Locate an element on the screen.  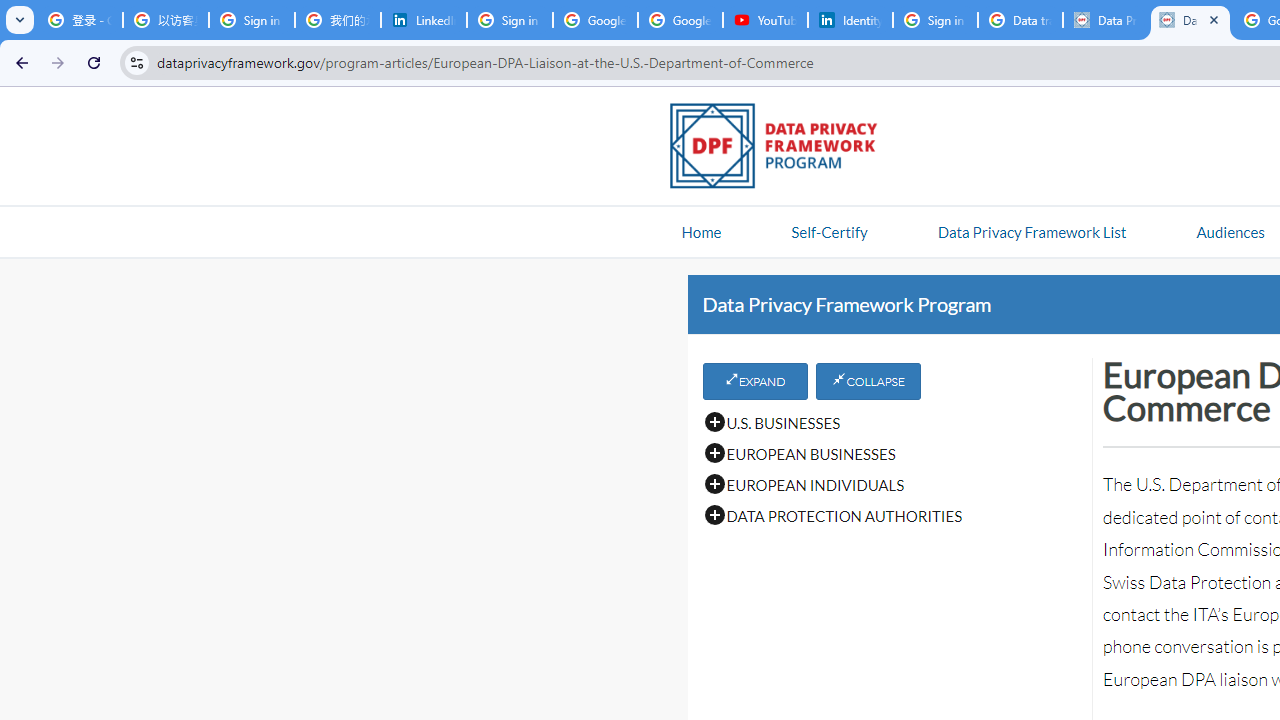
'Audiences' is located at coordinates (1229, 230).